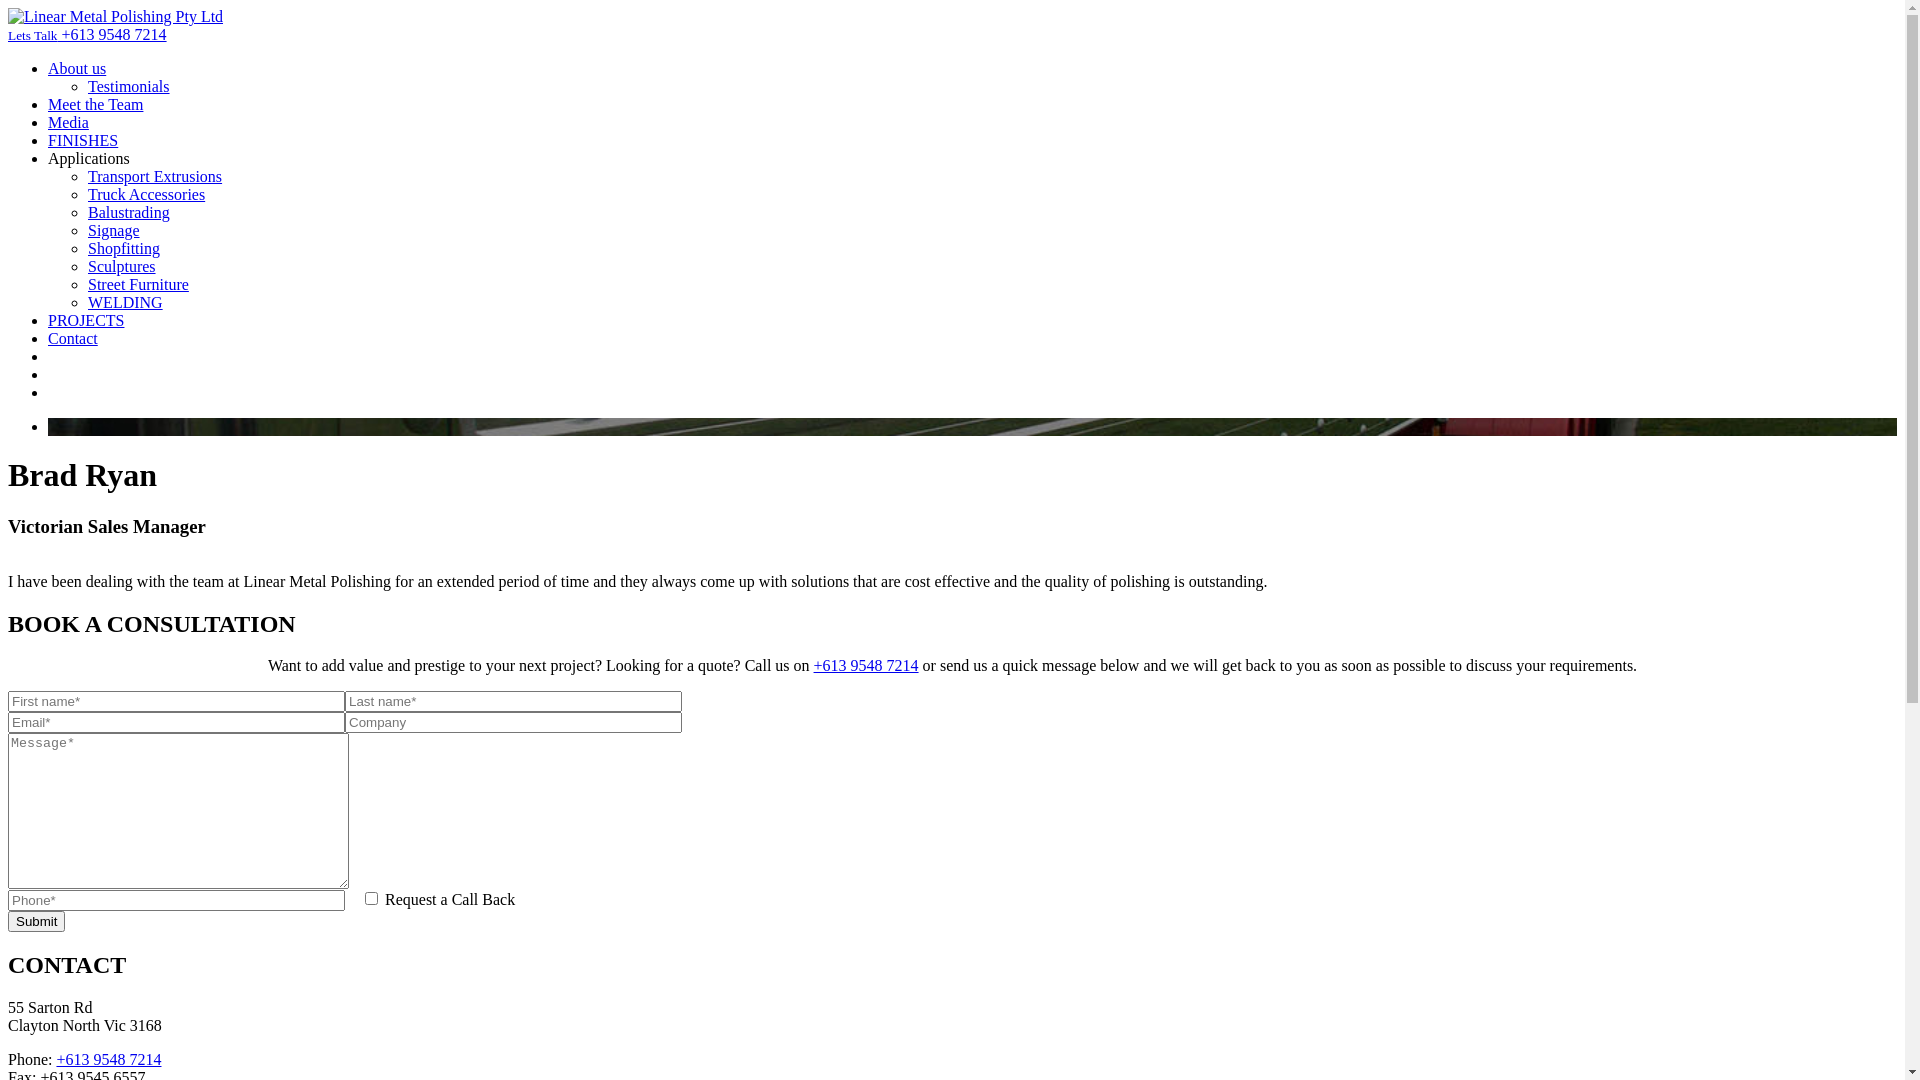 The width and height of the screenshot is (1920, 1080). Describe the element at coordinates (56, 1058) in the screenshot. I see `'+613 9548 7214'` at that location.